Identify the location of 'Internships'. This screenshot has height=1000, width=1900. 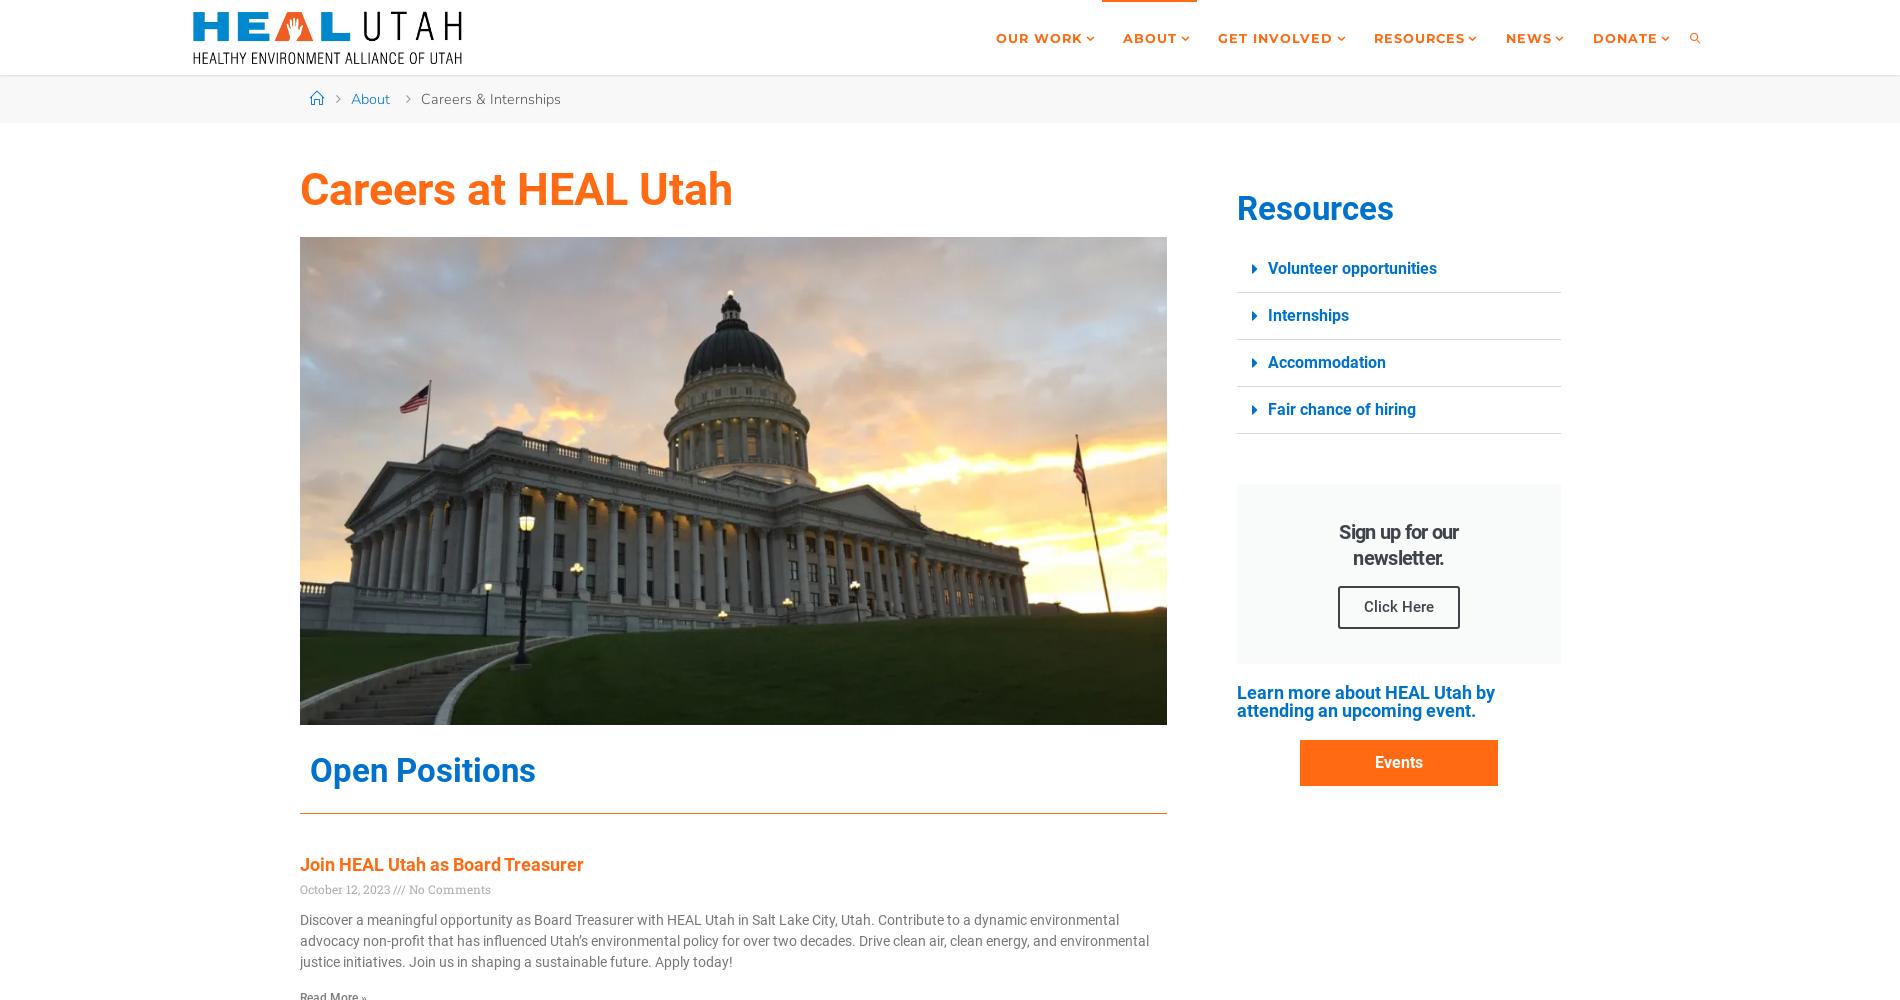
(1306, 314).